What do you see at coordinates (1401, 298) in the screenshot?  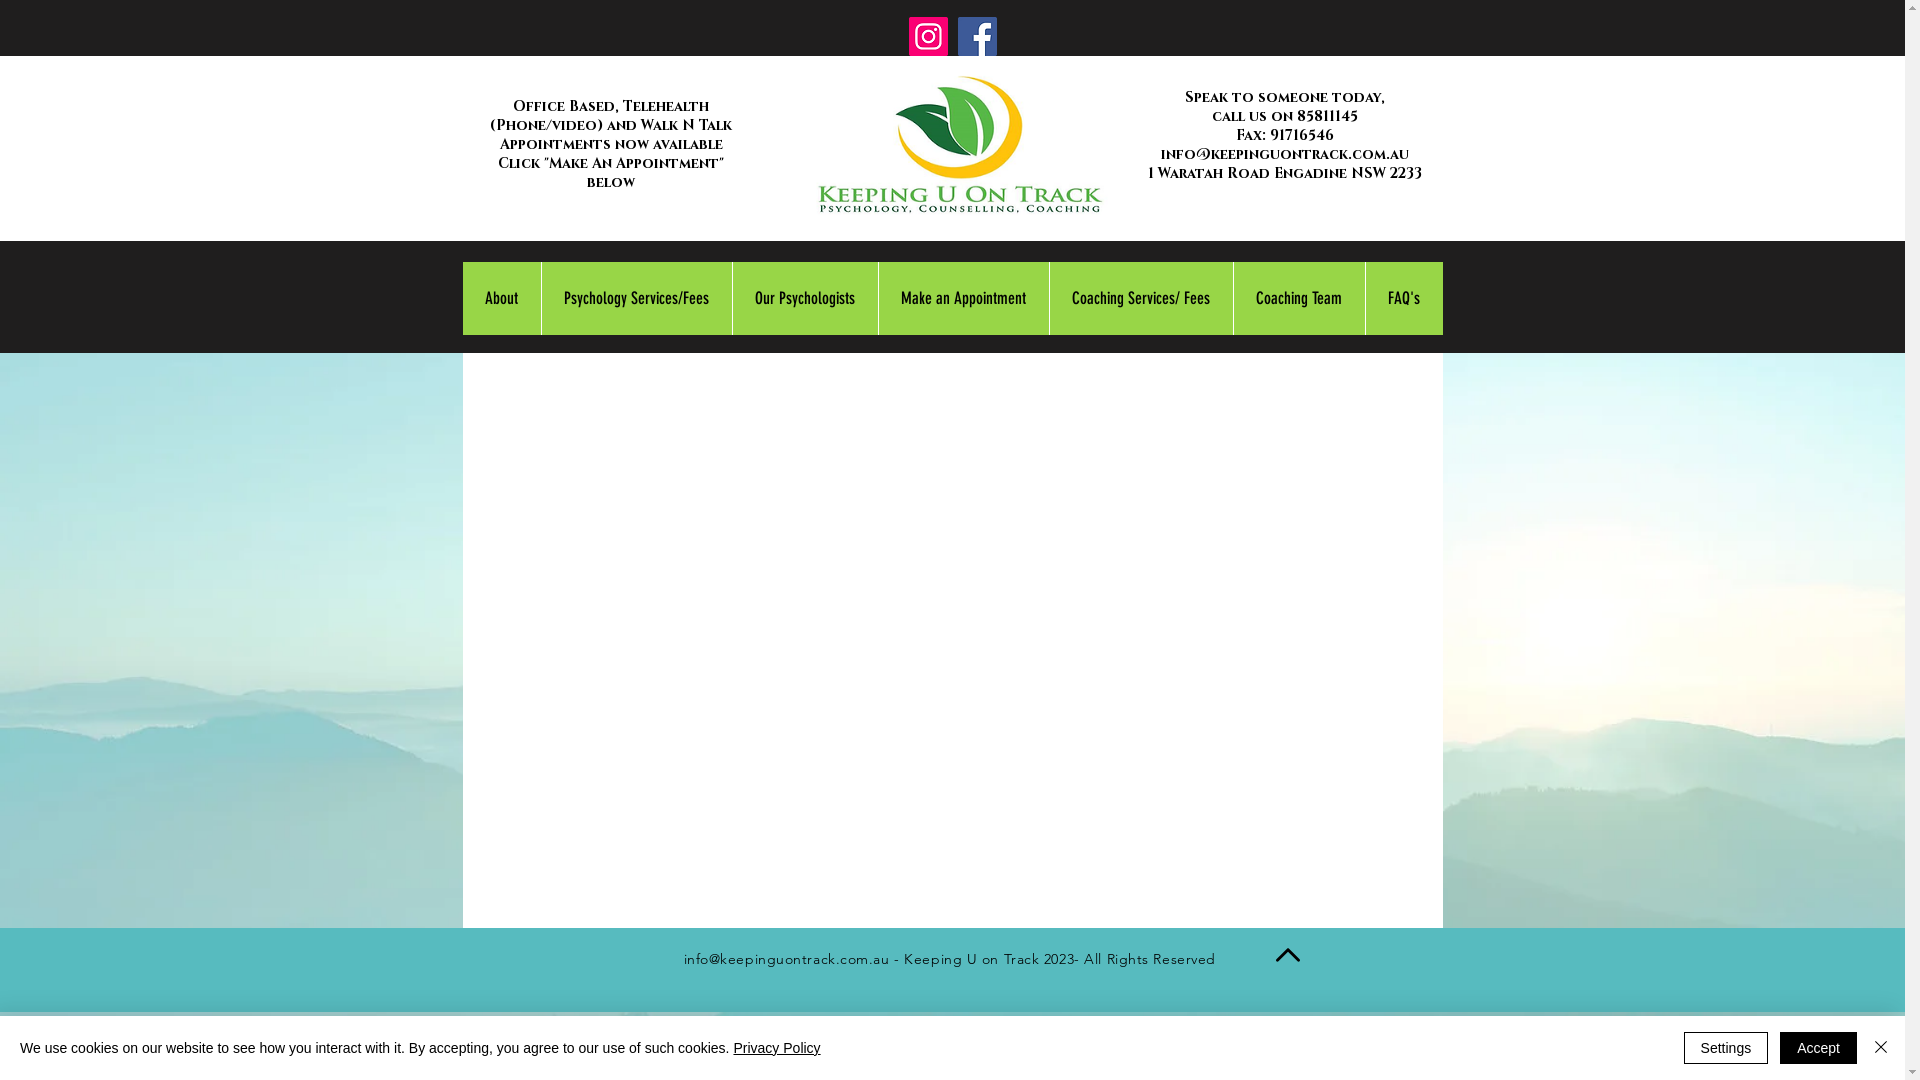 I see `'FAQ's'` at bounding box center [1401, 298].